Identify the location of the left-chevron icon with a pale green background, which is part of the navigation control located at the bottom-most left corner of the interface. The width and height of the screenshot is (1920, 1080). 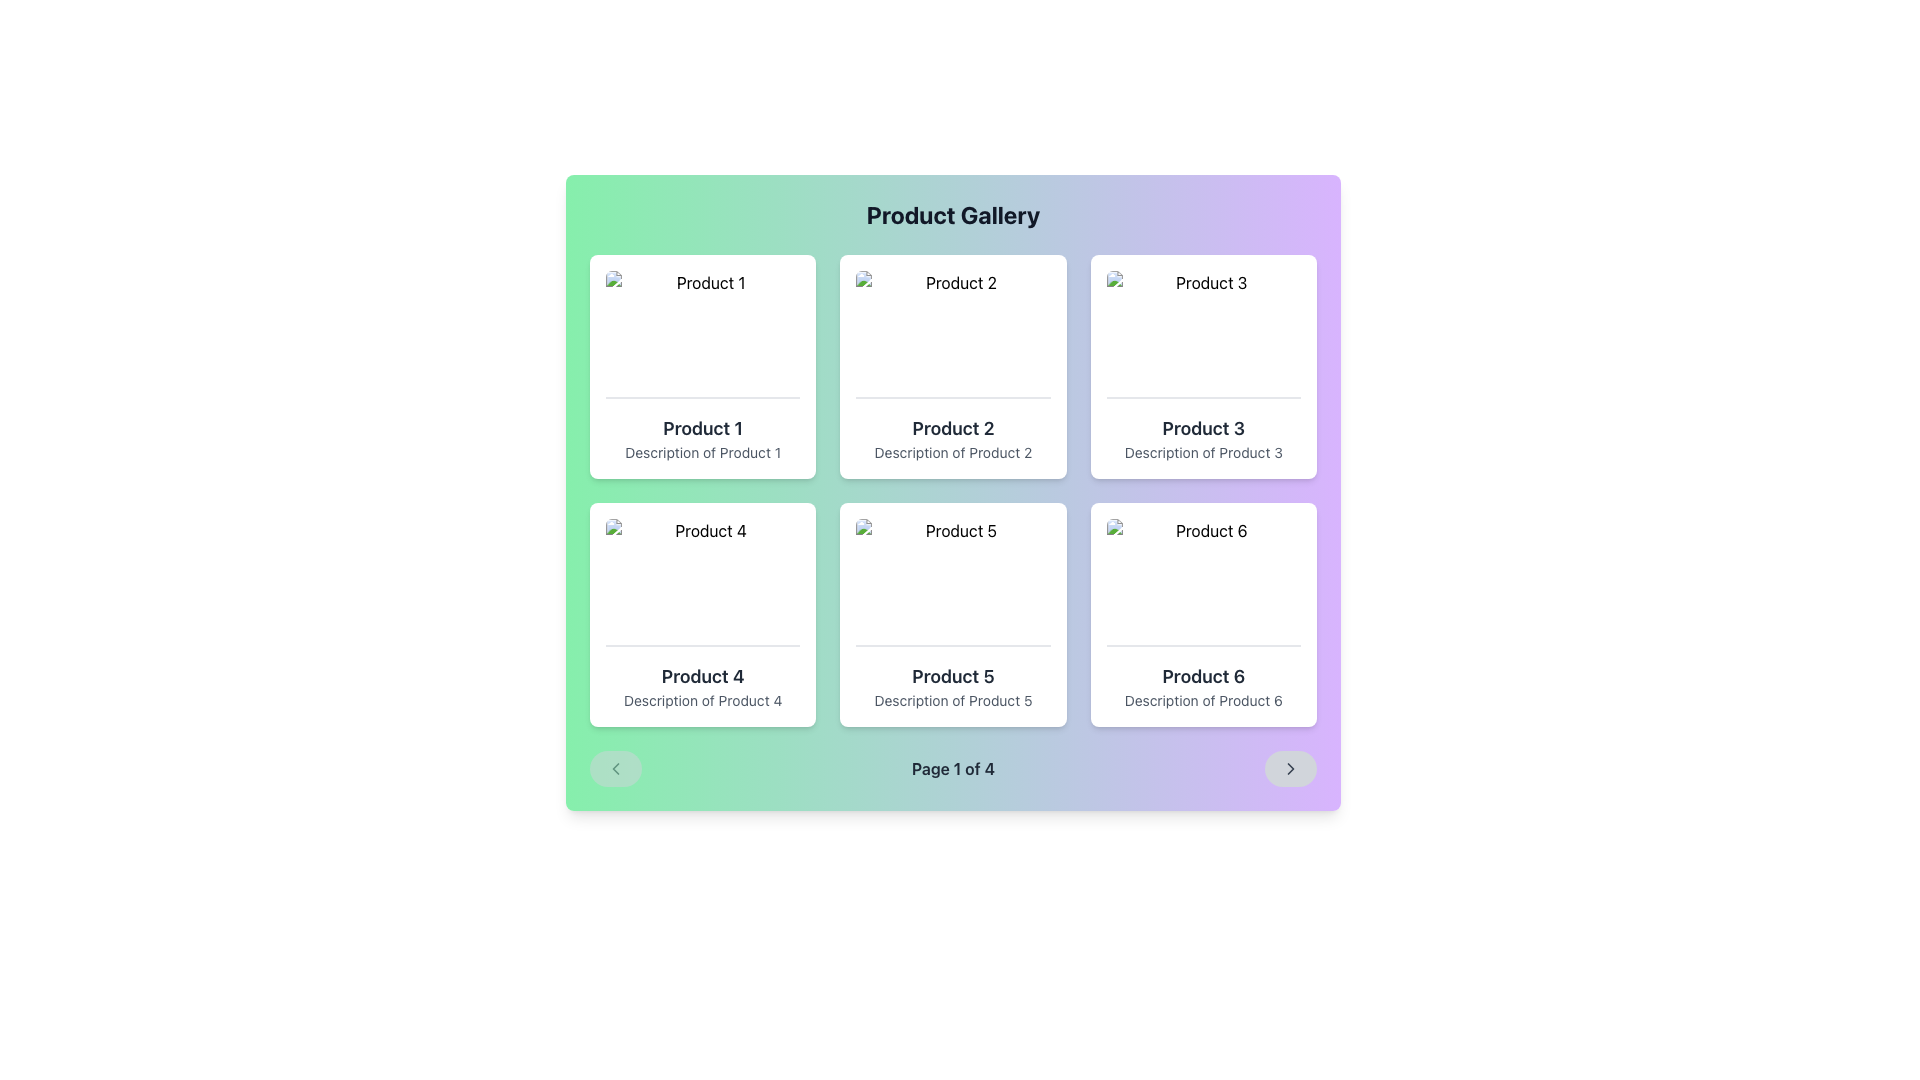
(614, 767).